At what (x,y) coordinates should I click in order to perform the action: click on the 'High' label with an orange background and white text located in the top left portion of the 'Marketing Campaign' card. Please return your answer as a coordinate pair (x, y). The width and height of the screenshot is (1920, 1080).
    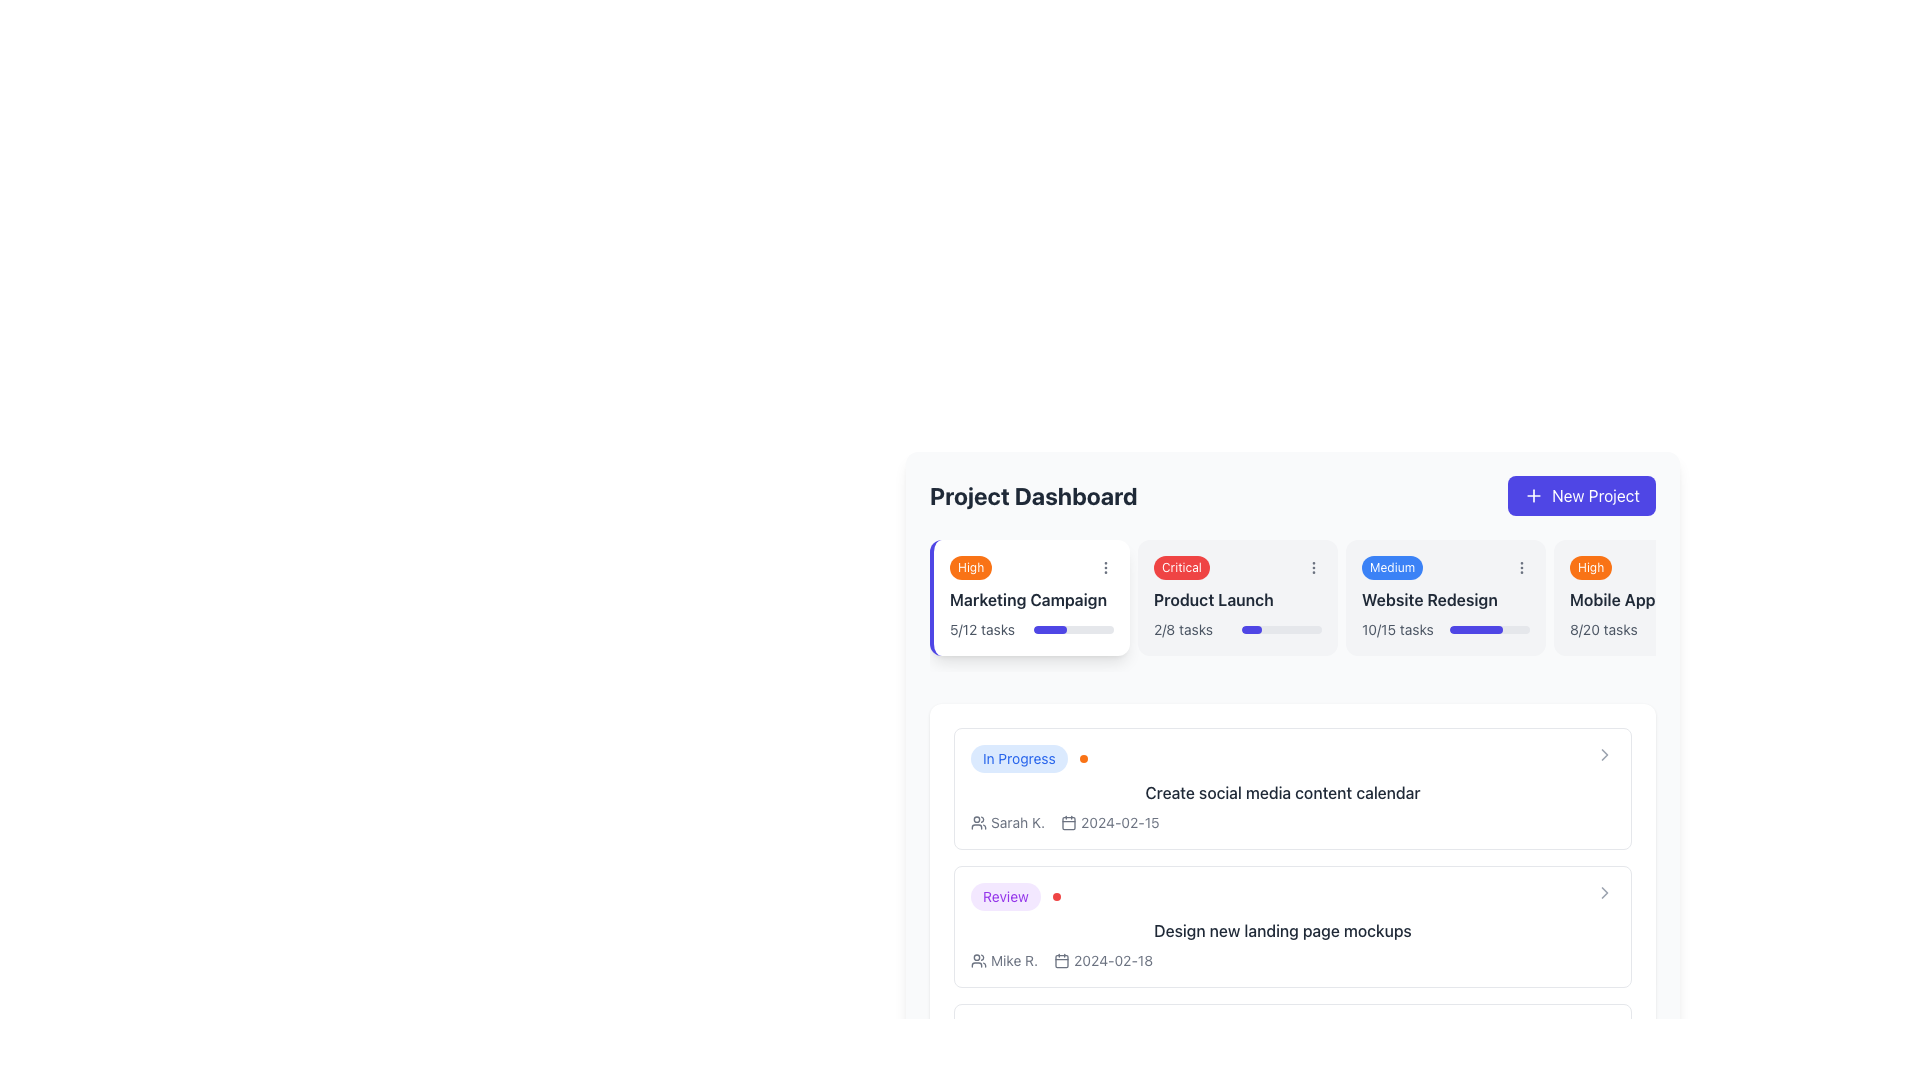
    Looking at the image, I should click on (971, 567).